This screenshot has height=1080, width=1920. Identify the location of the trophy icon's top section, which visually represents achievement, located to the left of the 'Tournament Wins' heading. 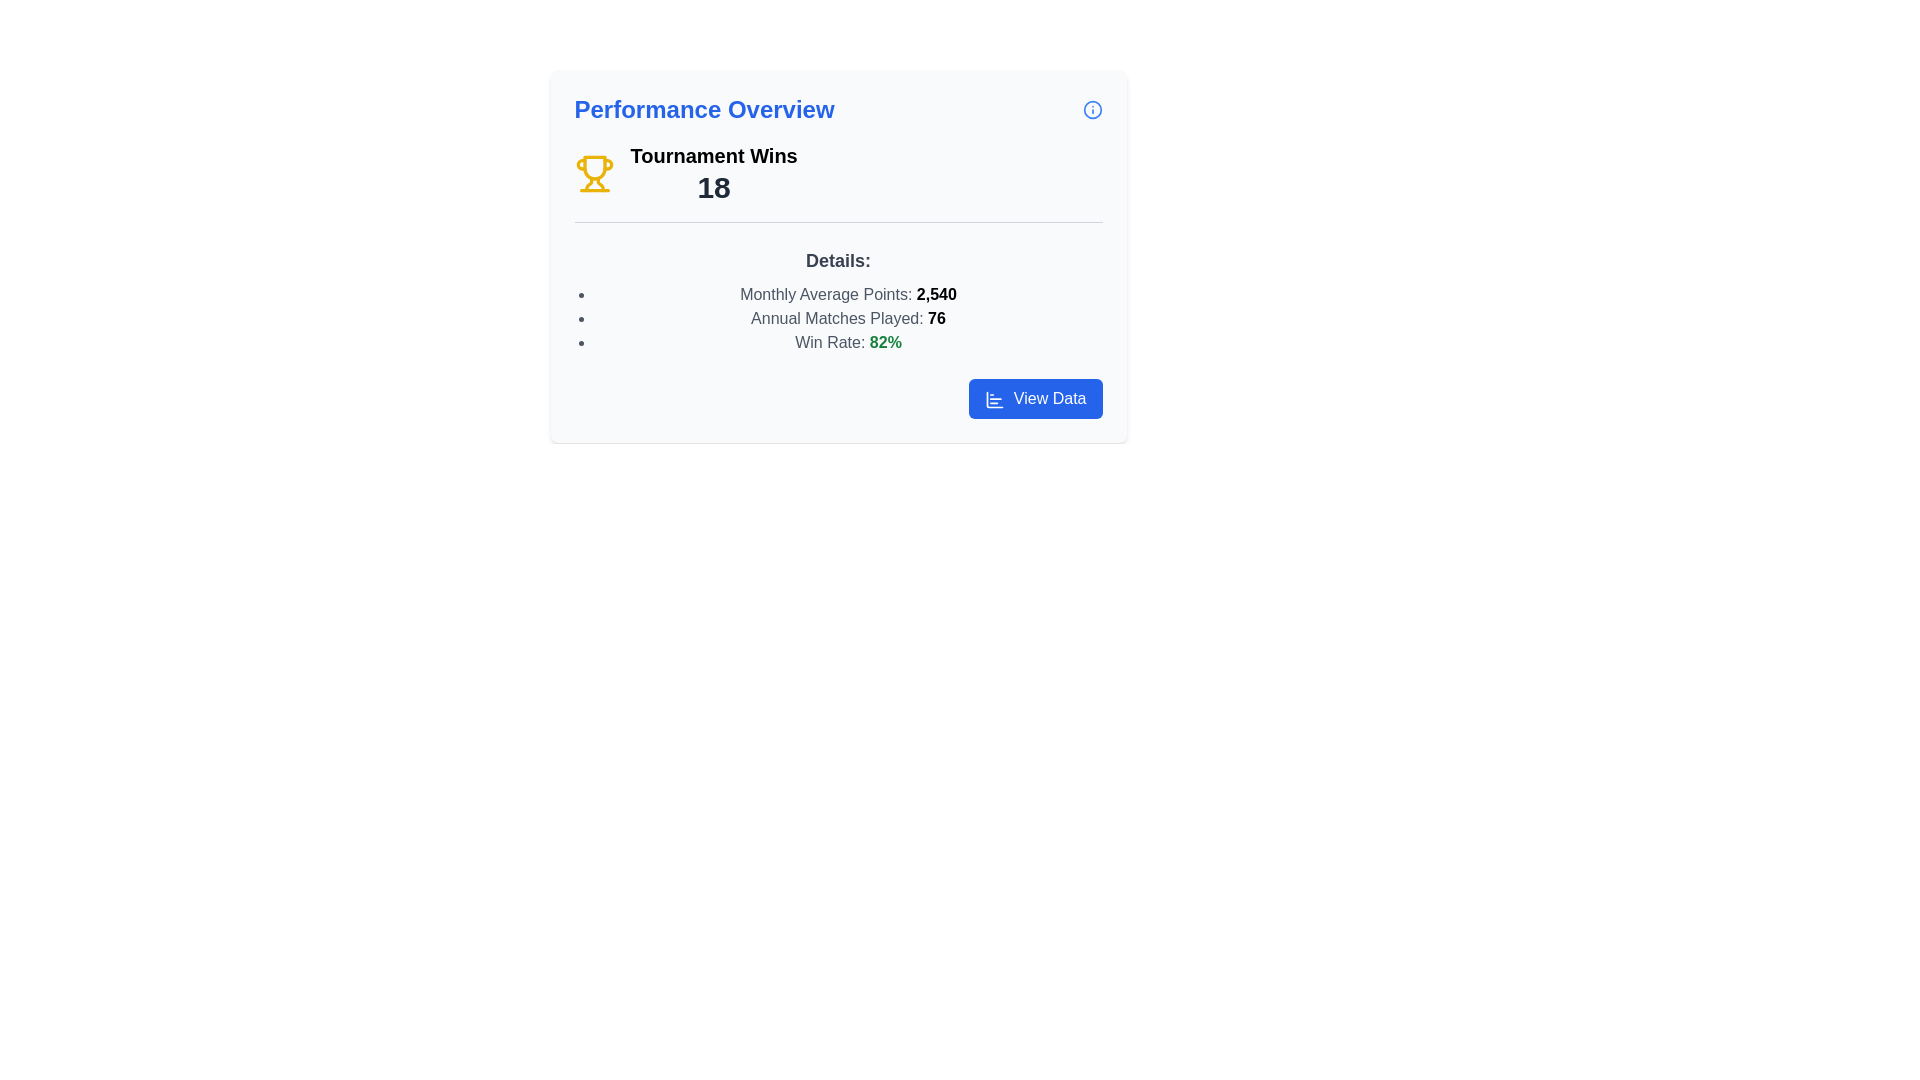
(593, 167).